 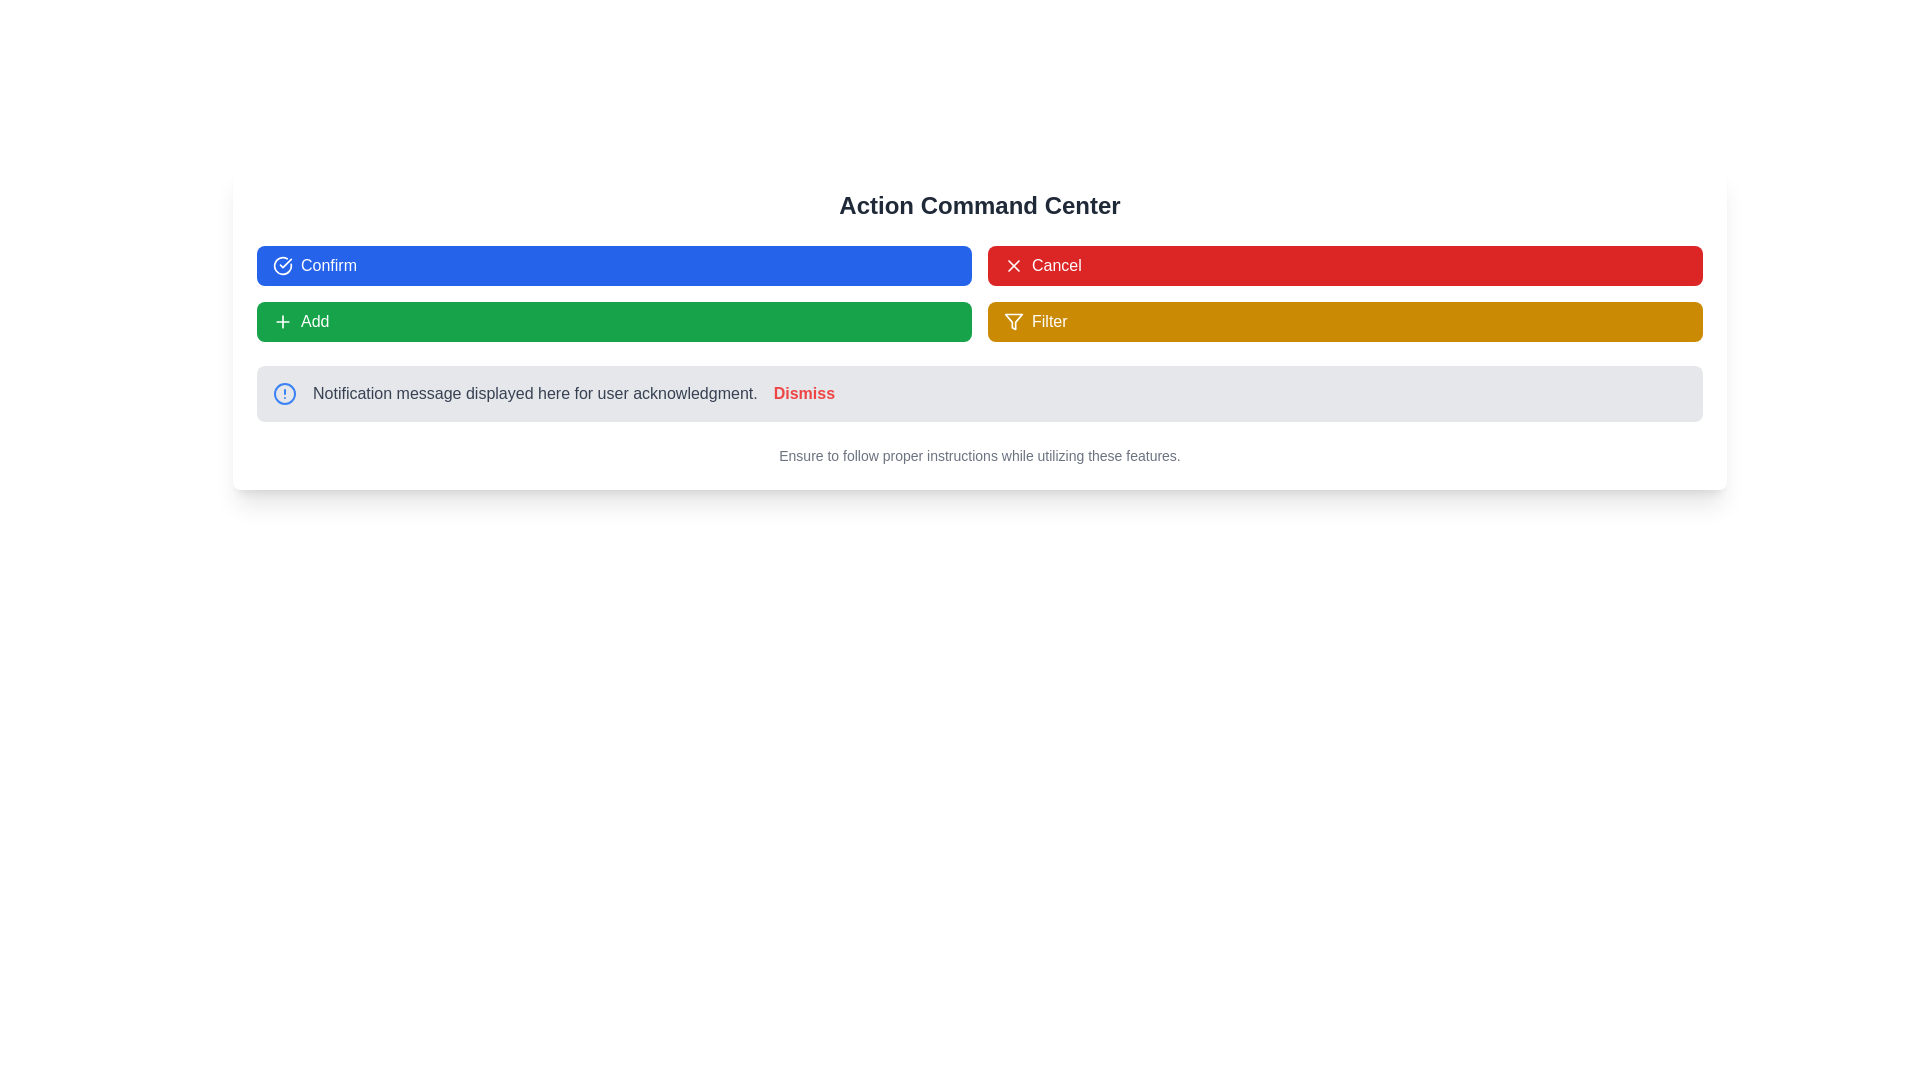 What do you see at coordinates (314, 320) in the screenshot?
I see `the text label displaying the word 'Add' which is located within a green button, centered vertically and horizontally aligned with a '+' icon to its left` at bounding box center [314, 320].